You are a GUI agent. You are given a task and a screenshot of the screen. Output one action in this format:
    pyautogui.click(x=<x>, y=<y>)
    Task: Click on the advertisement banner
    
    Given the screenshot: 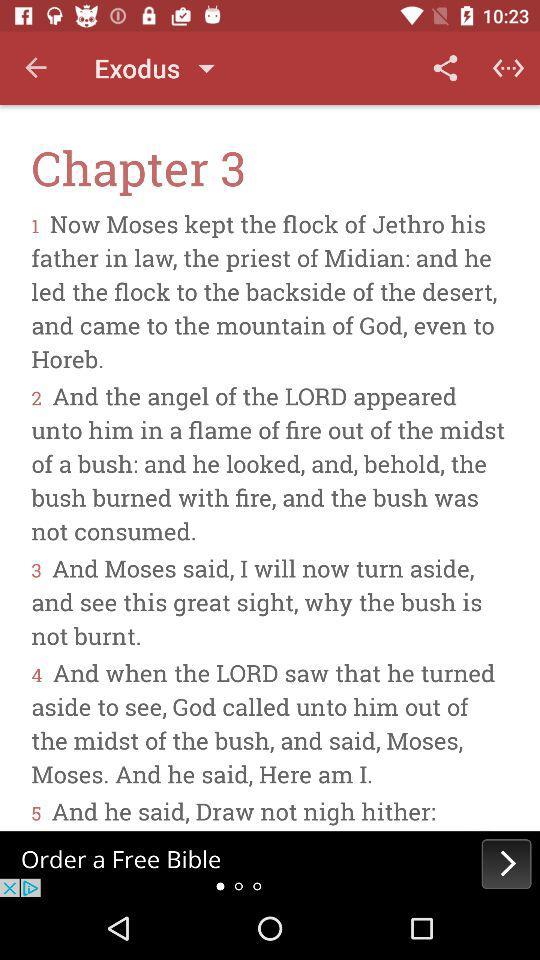 What is the action you would take?
    pyautogui.click(x=270, y=863)
    